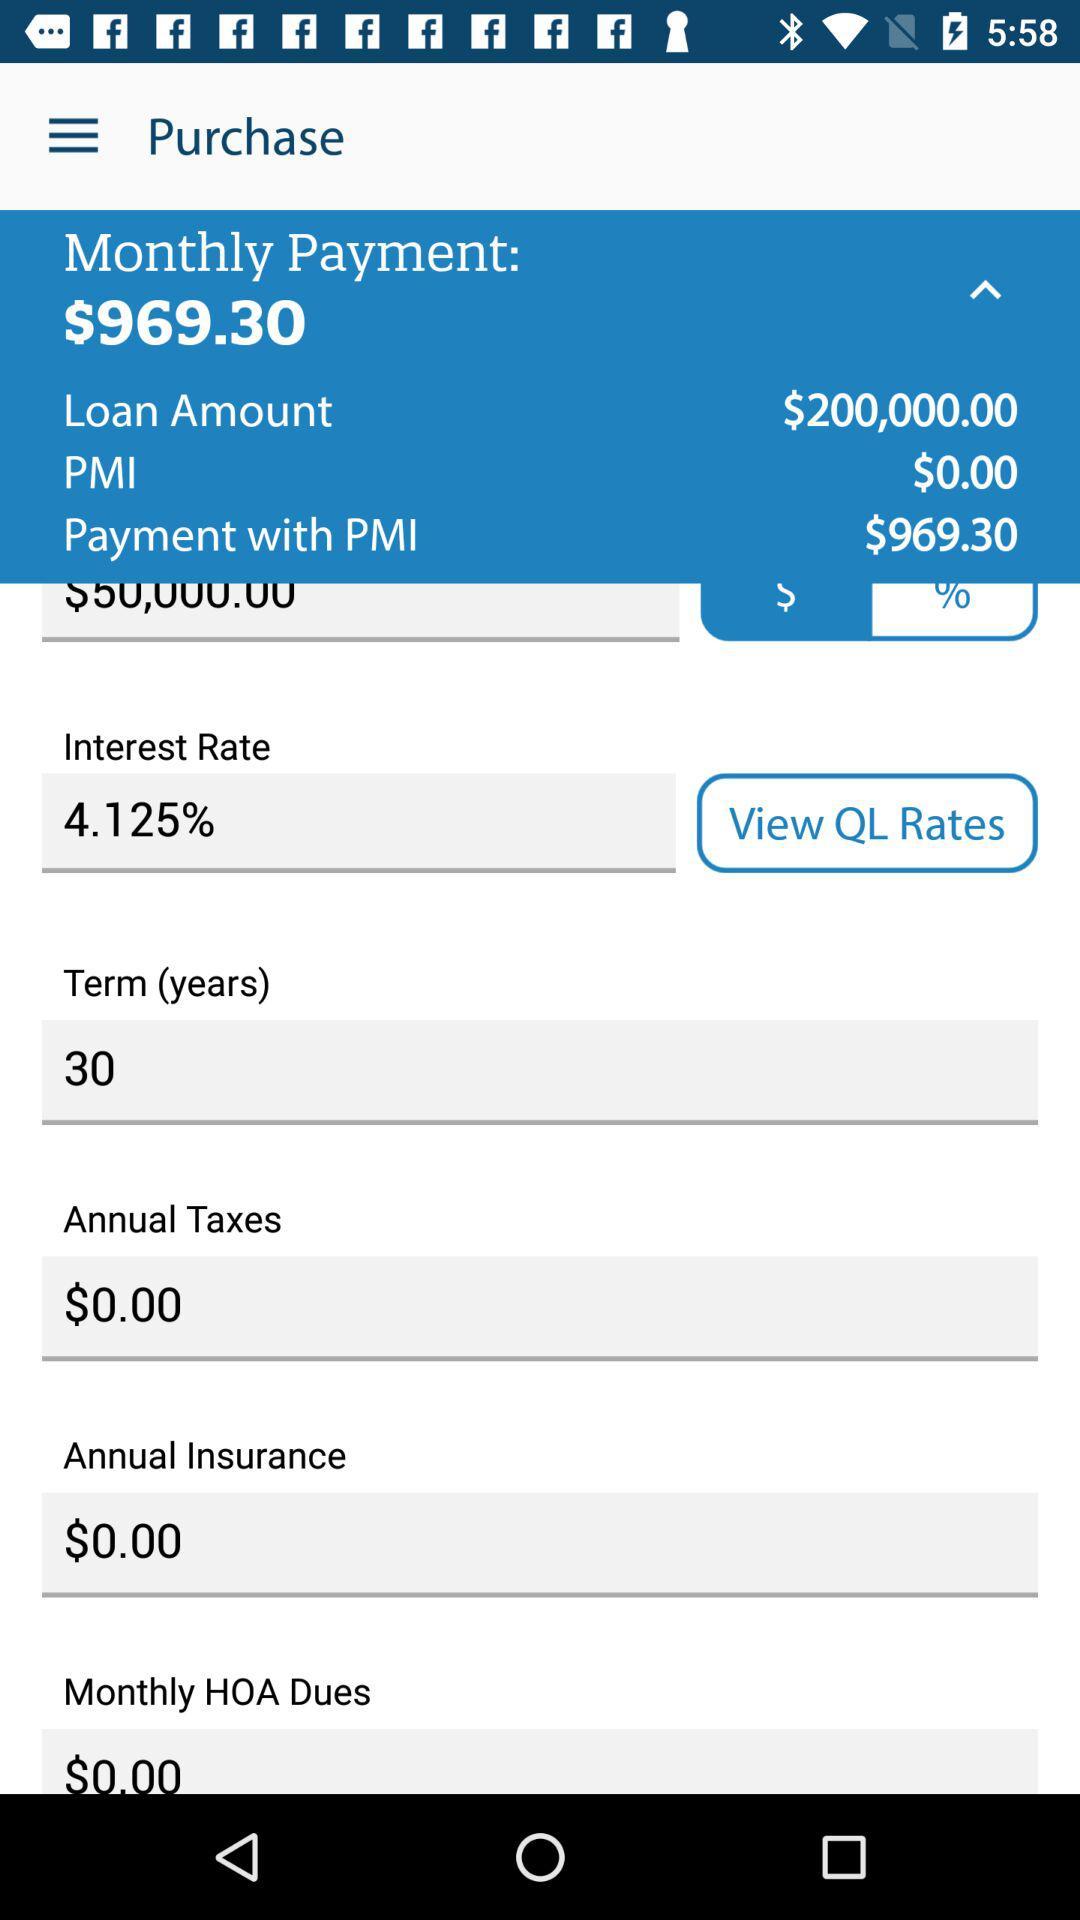  Describe the element at coordinates (984, 289) in the screenshot. I see `the expand_less icon` at that location.